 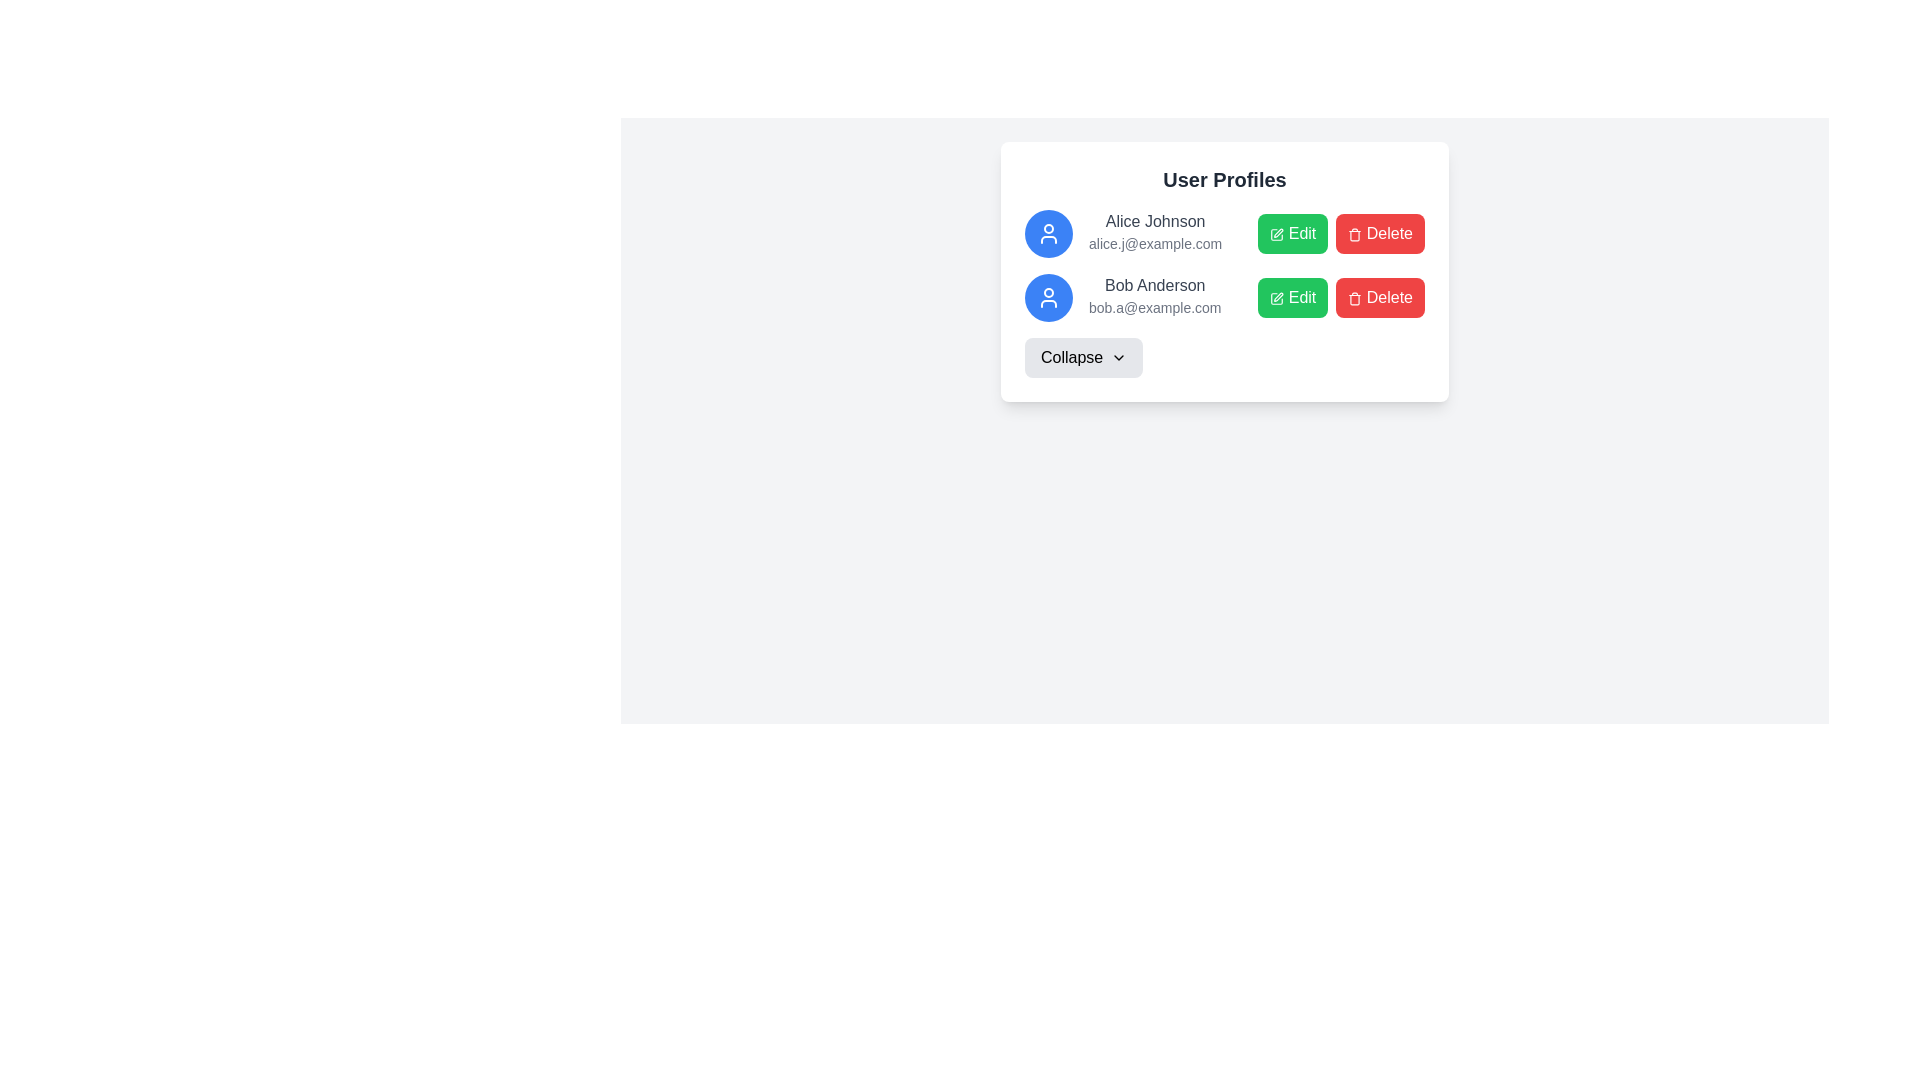 What do you see at coordinates (1048, 297) in the screenshot?
I see `the circular blue user icon with a white user icon in the center, which is visually aligned to the left of the text 'Bob Anderson' and 'bob.a@example.com.'` at bounding box center [1048, 297].